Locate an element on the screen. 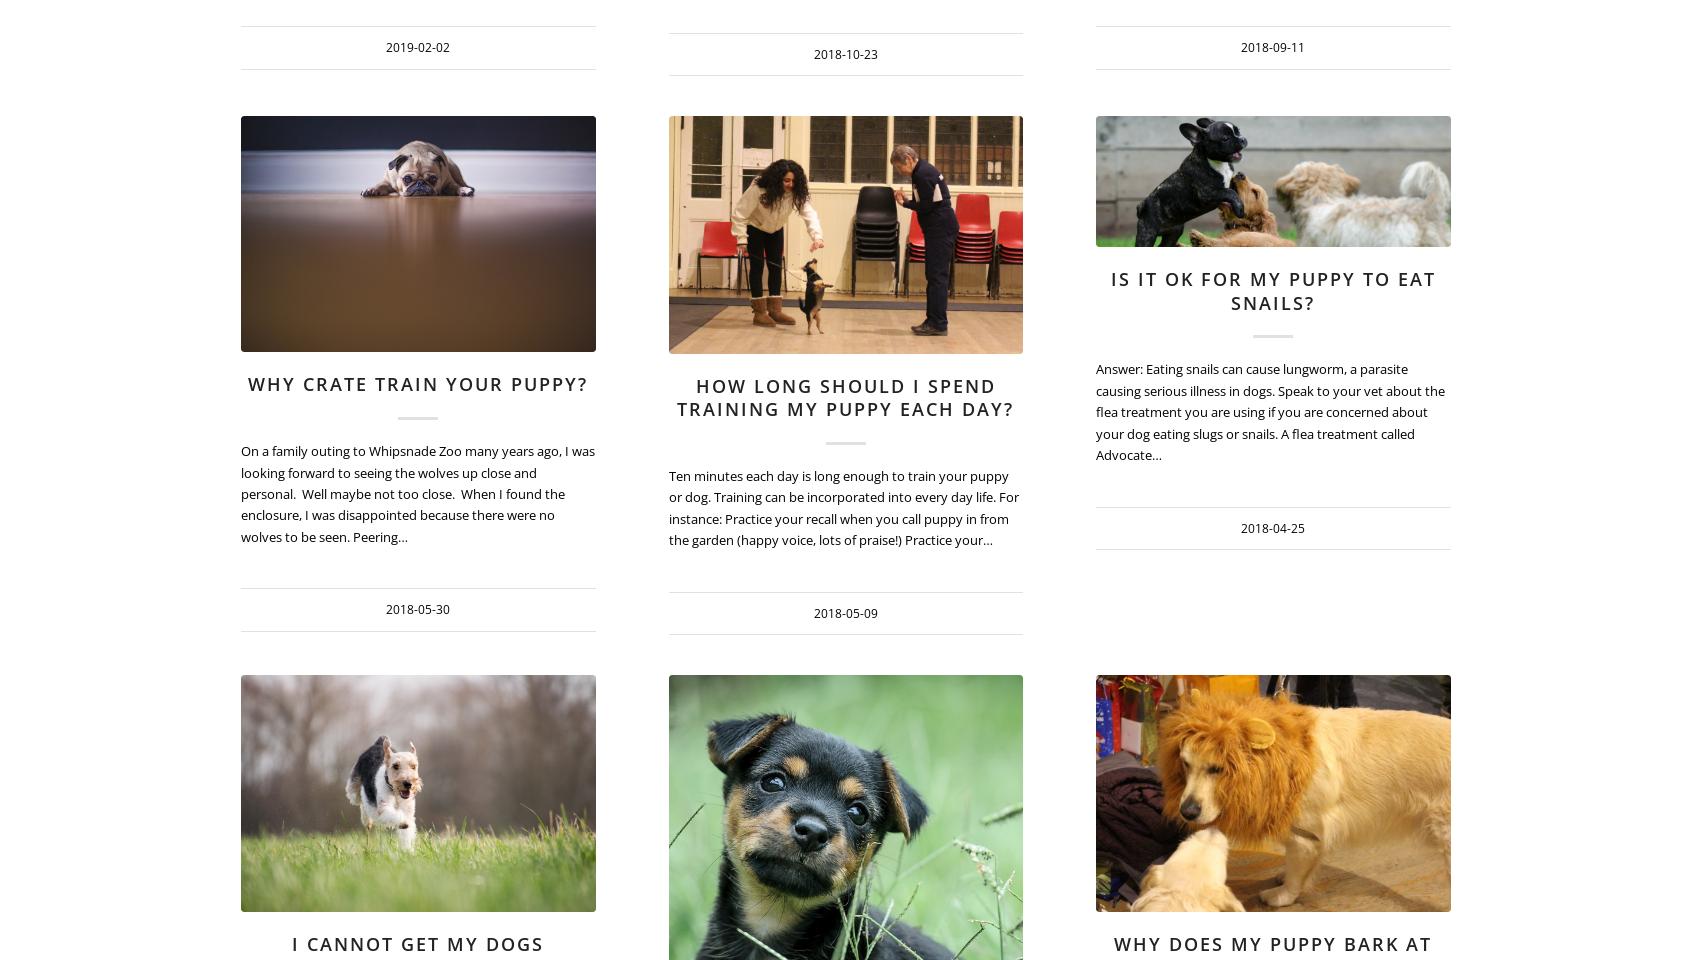  'https://www.enfielddogtraining.co.uk/wp-content/uploads/2018/05/pug-1209129_640.jpg' is located at coordinates (594, 146).